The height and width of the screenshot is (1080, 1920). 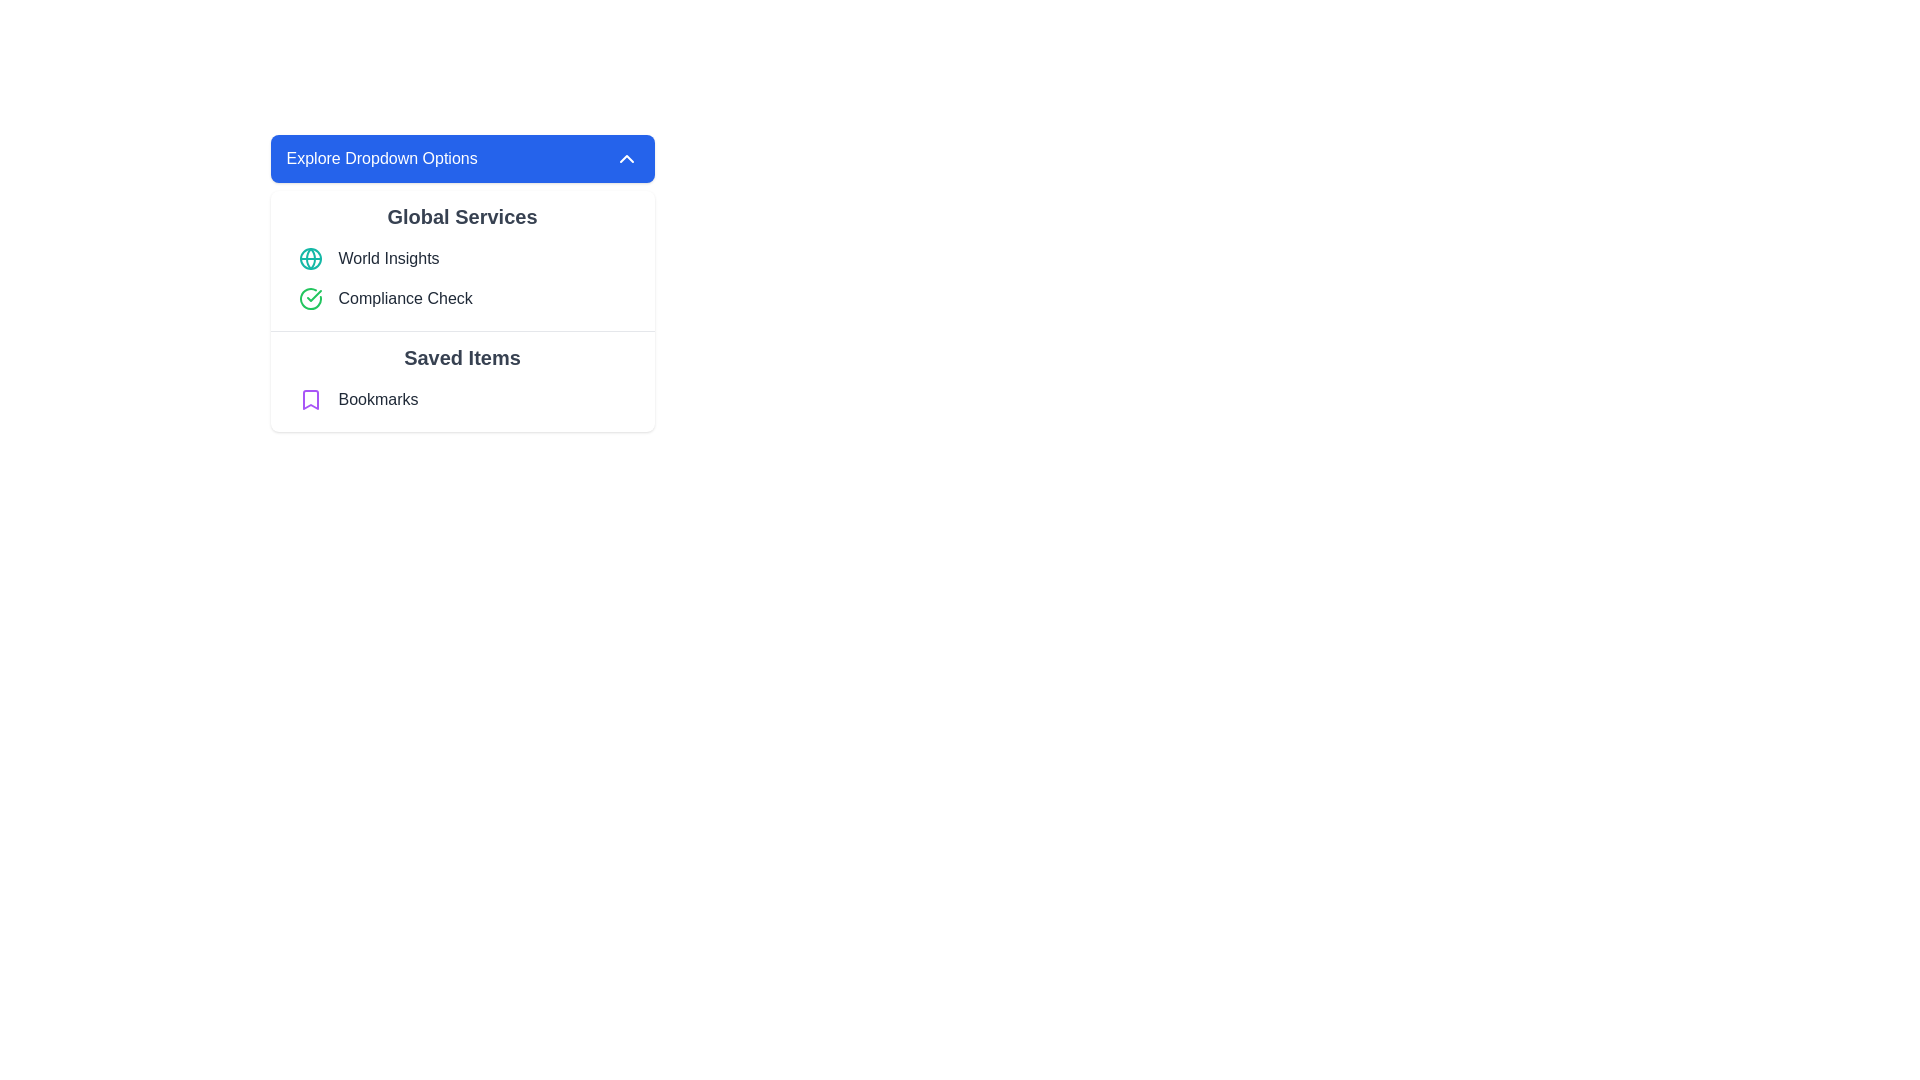 What do you see at coordinates (388, 257) in the screenshot?
I see `the 'World Insights' menu item located in the 'Global Services' section of the dropdown, positioned immediately below the blue header labeled 'Explore Dropdown Options'` at bounding box center [388, 257].